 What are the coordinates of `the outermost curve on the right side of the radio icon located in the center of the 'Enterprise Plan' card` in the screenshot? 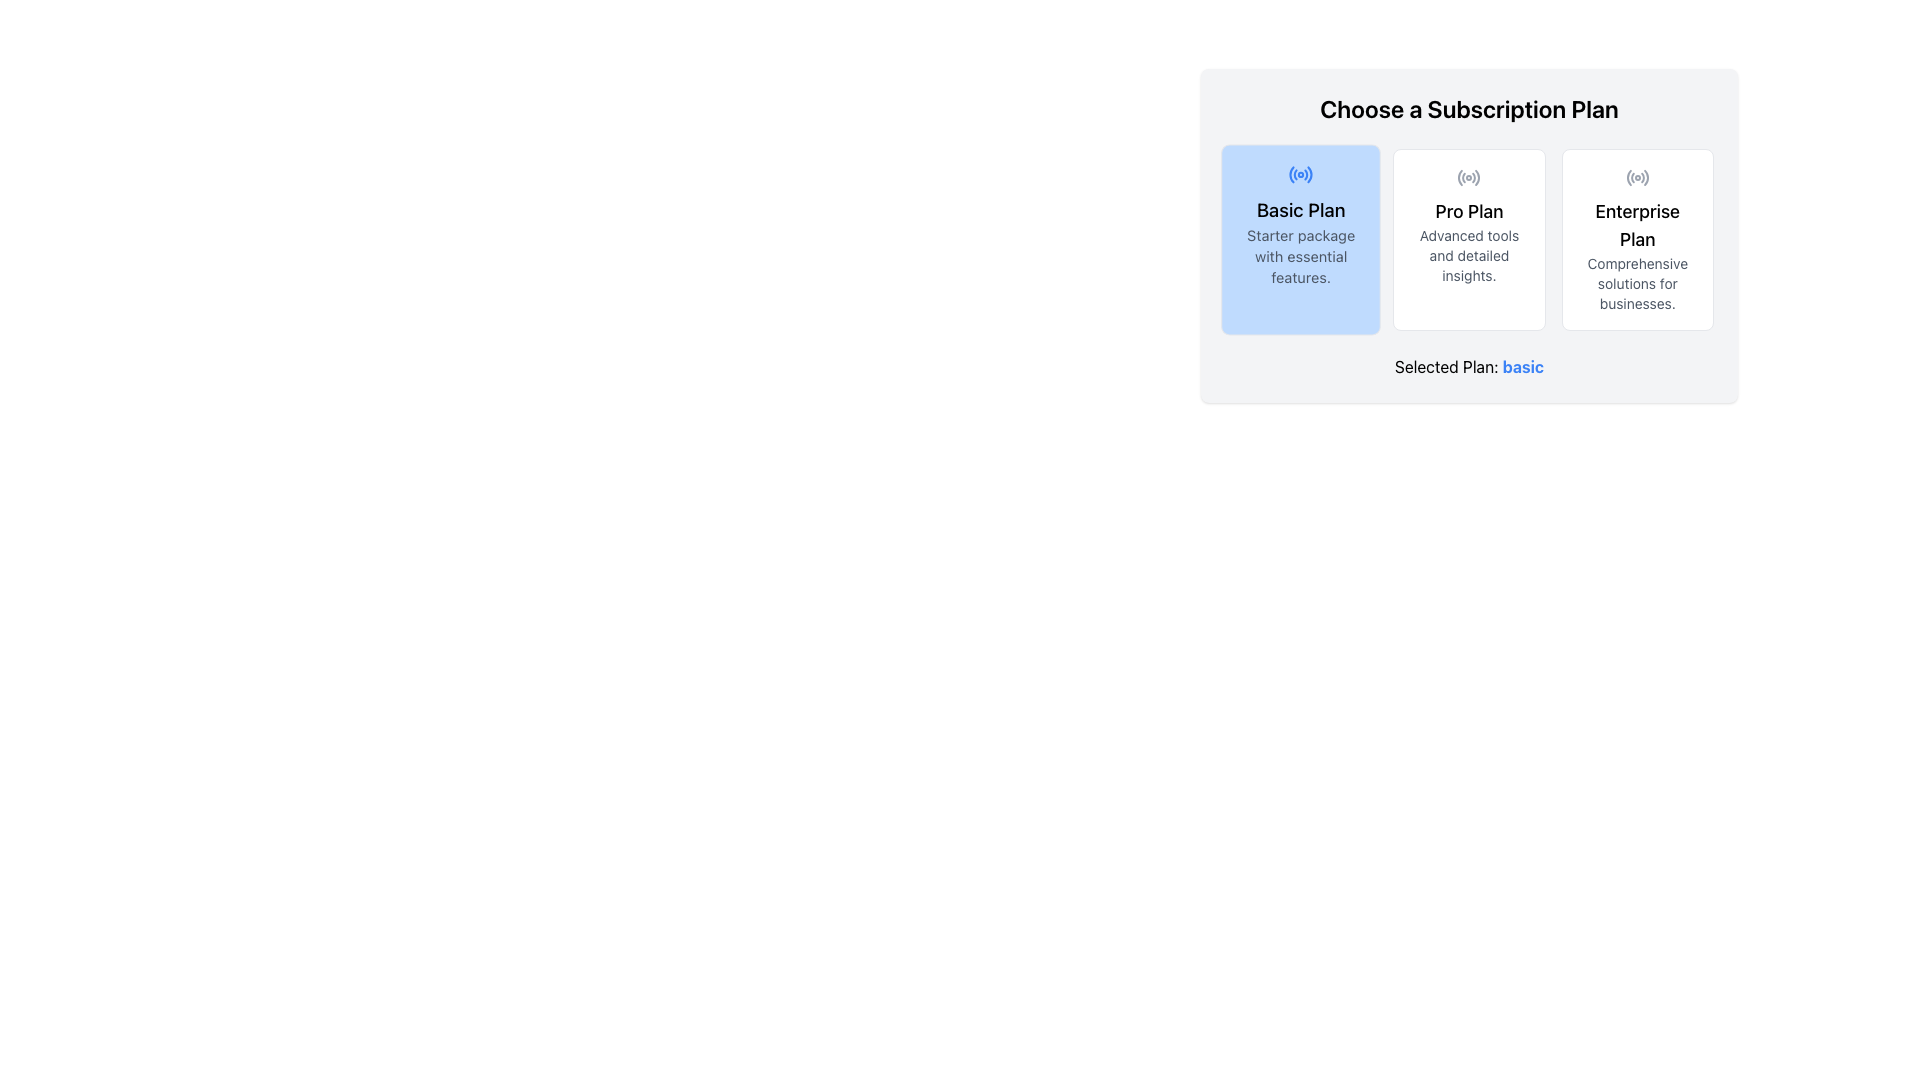 It's located at (1646, 176).